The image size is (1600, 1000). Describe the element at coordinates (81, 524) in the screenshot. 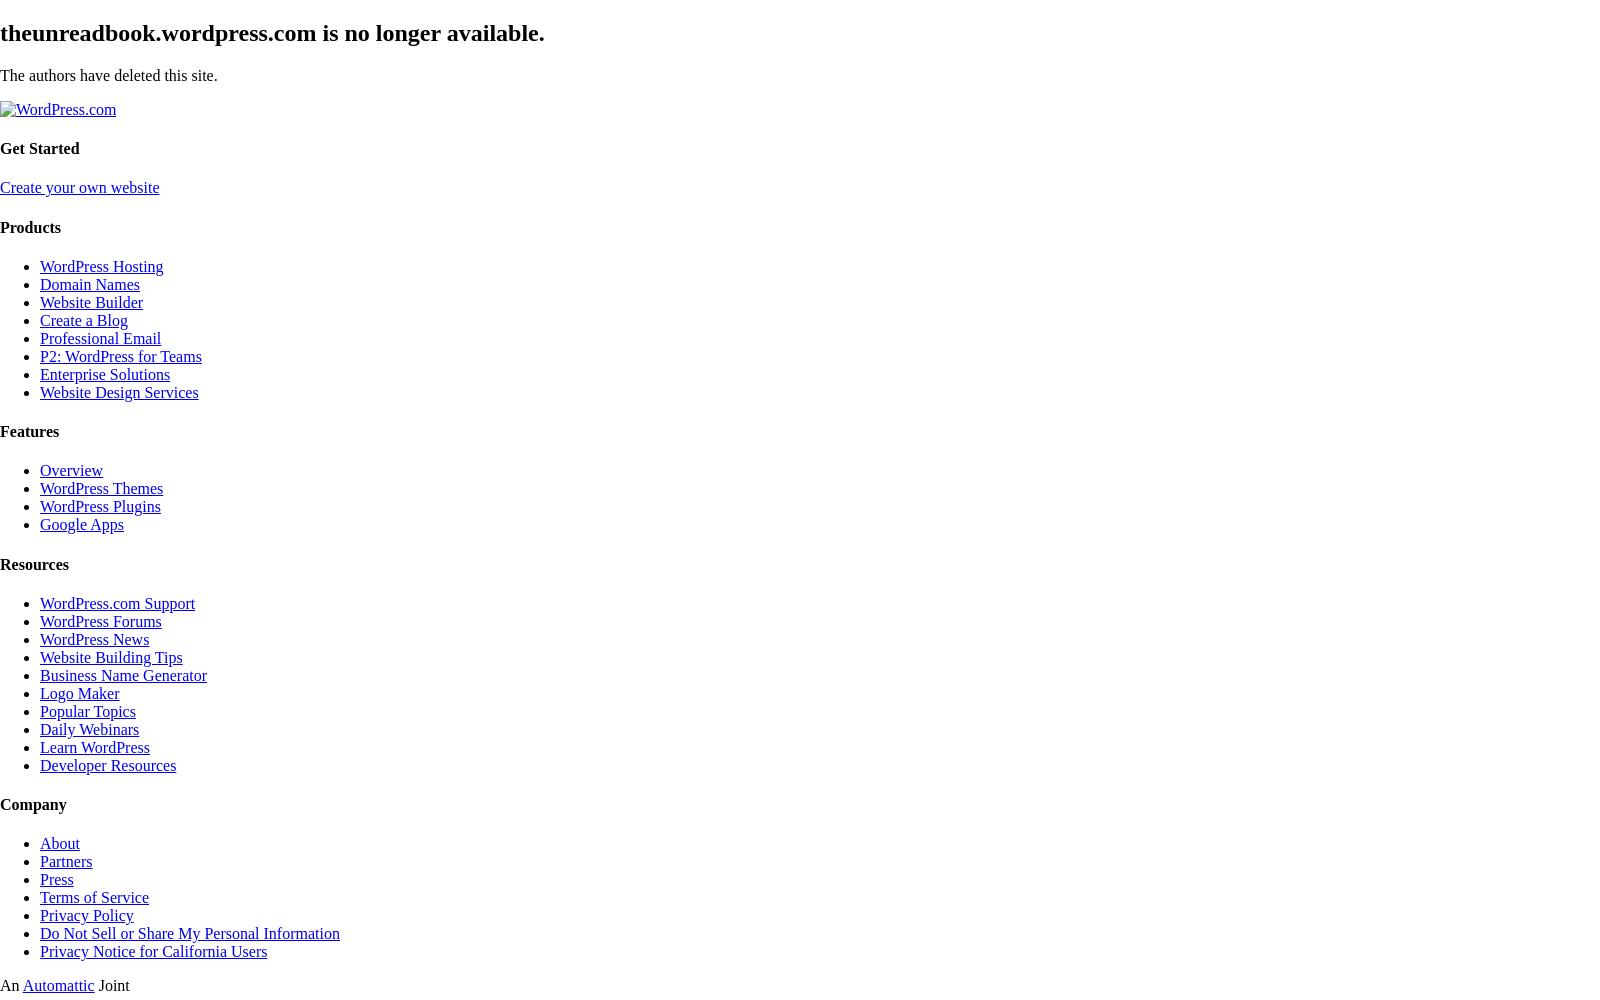

I see `'Google Apps'` at that location.